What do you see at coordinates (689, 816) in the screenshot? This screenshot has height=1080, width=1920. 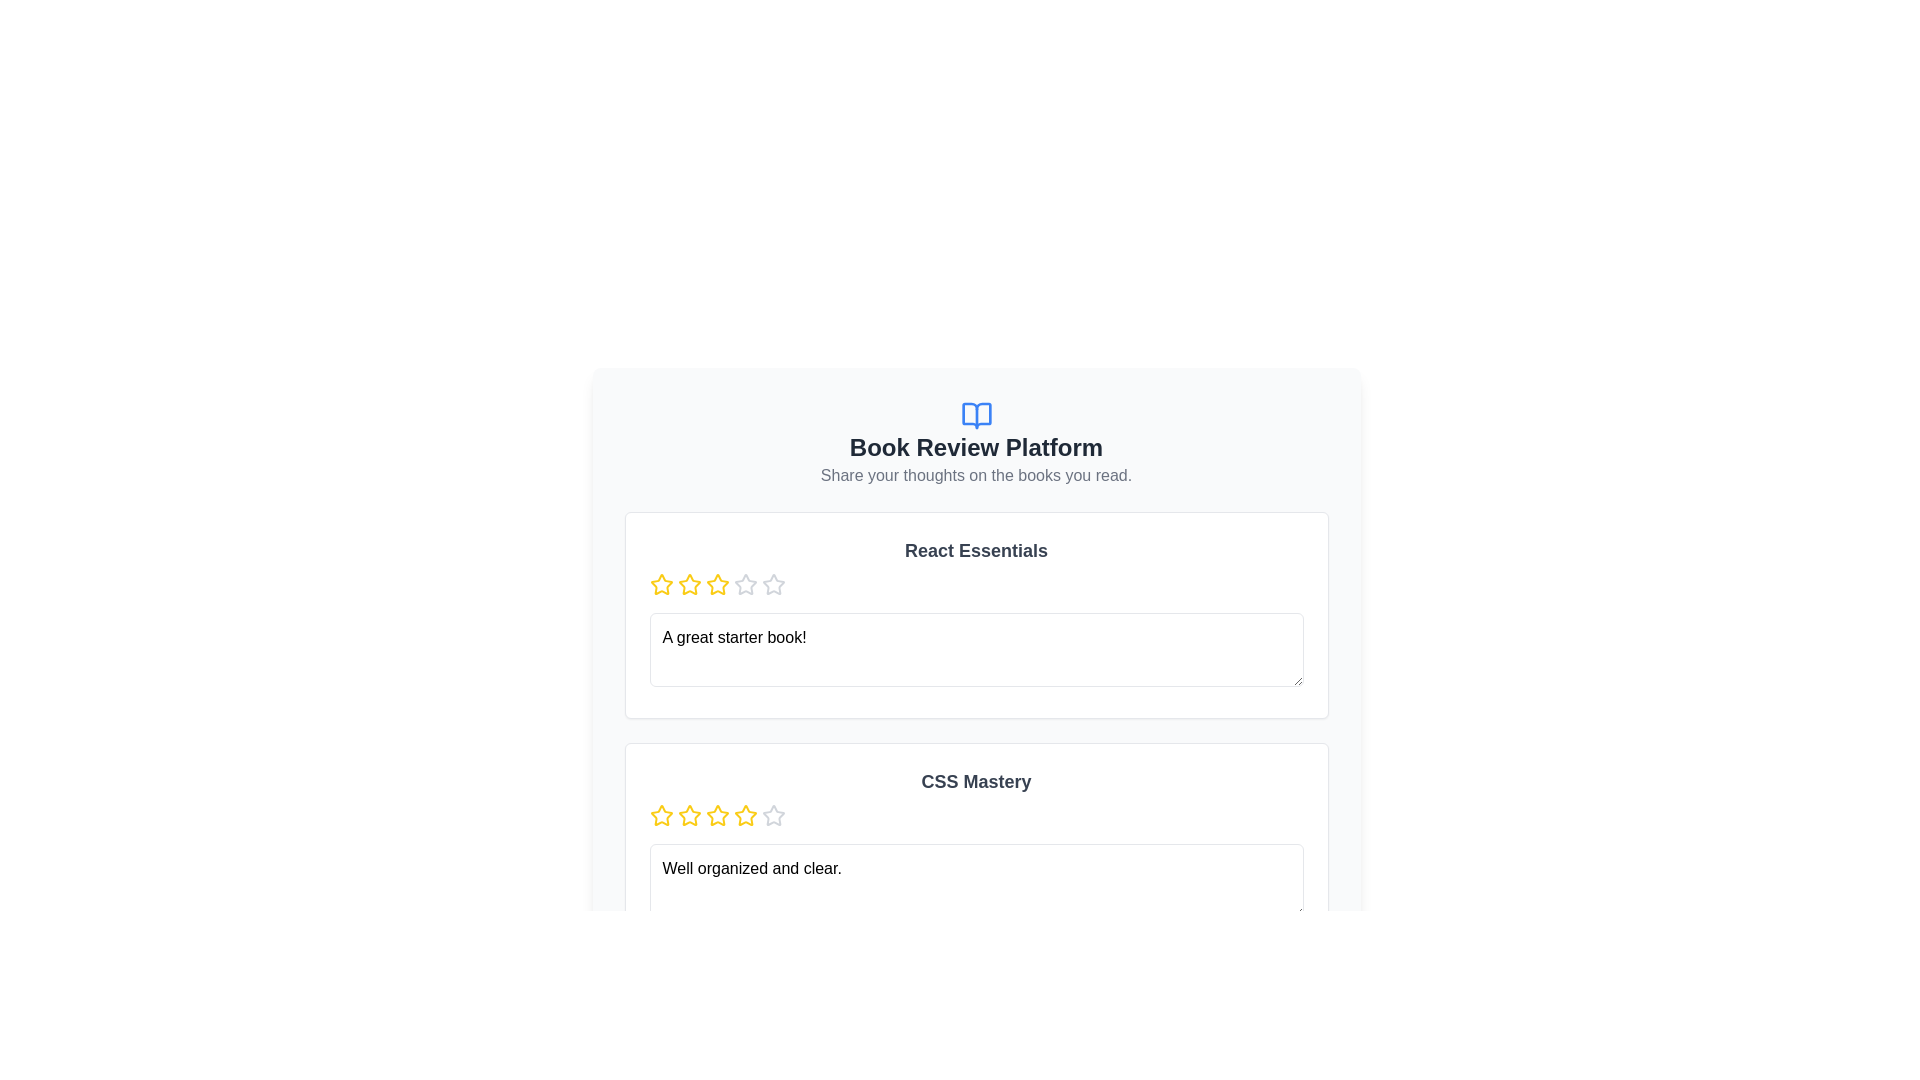 I see `the second star in the rating system for the book 'CSS Mastery'` at bounding box center [689, 816].